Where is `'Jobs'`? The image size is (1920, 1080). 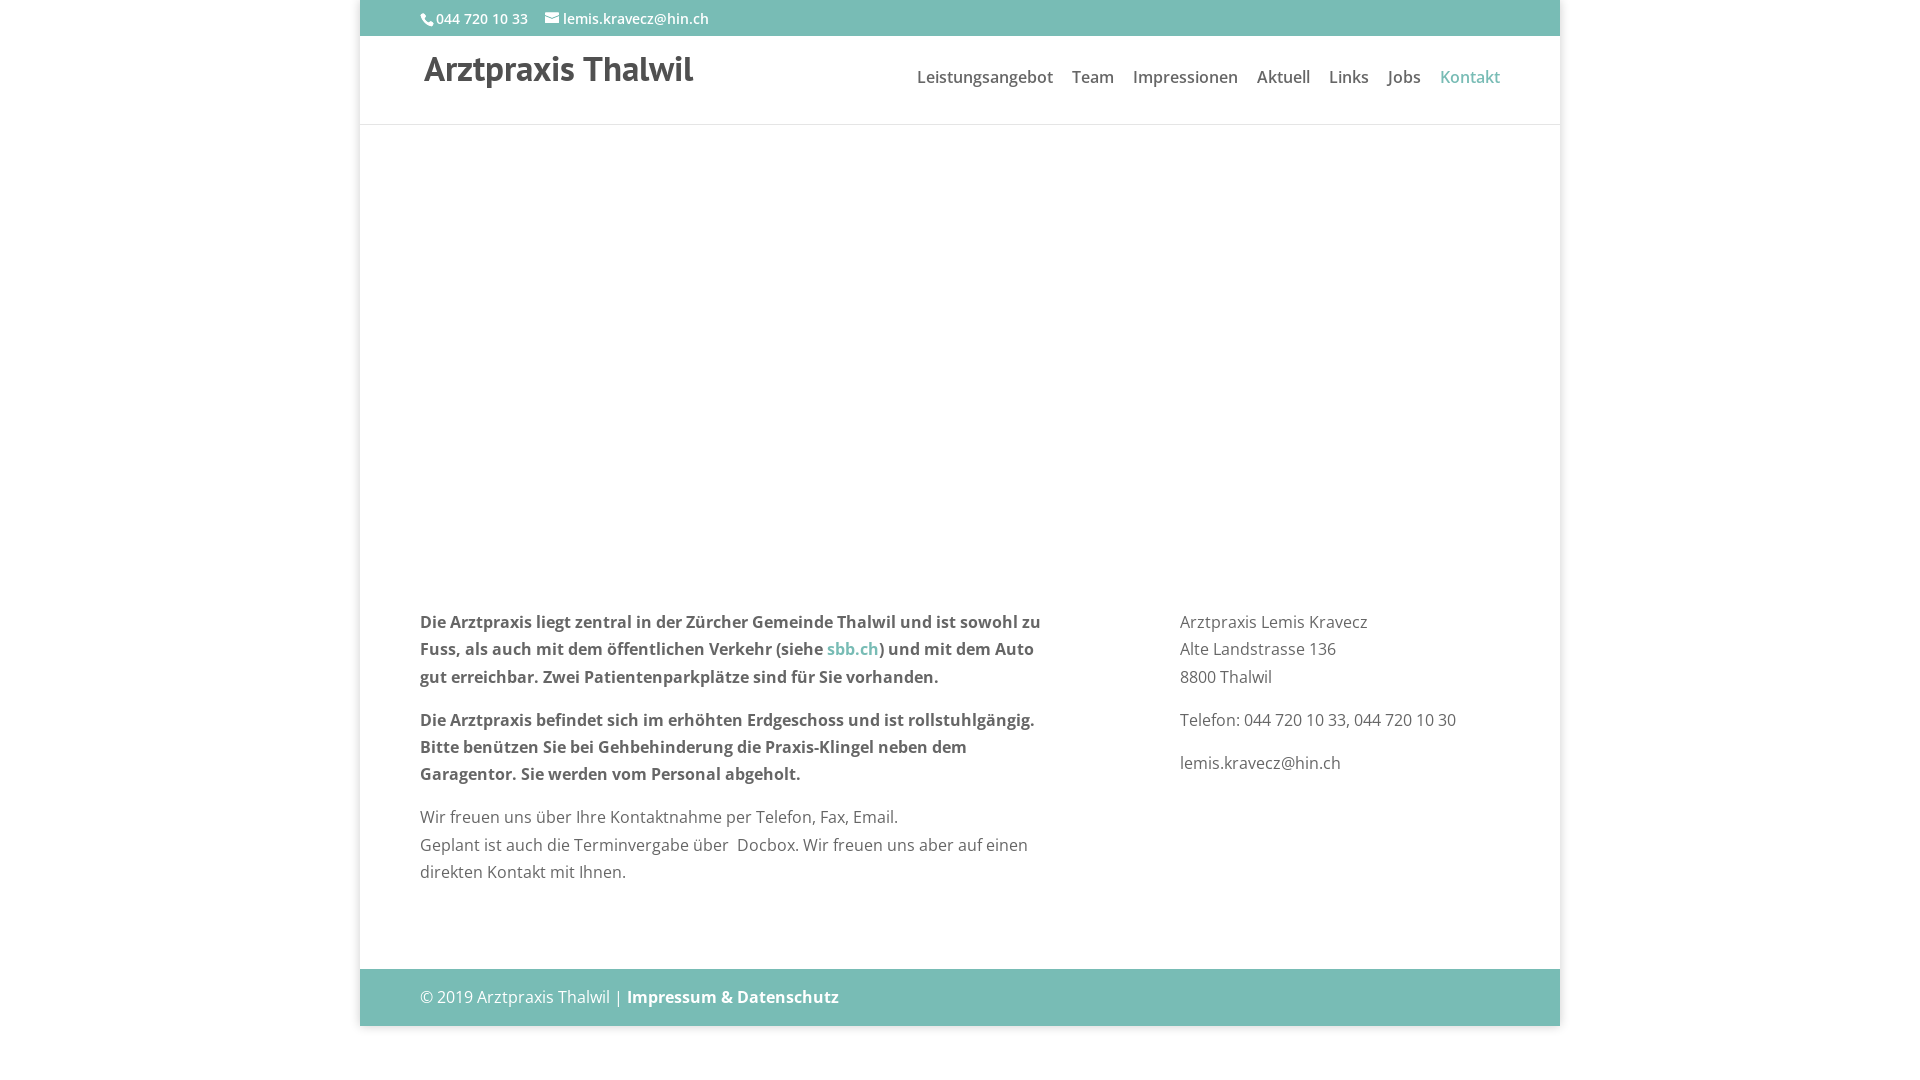
'Jobs' is located at coordinates (1403, 96).